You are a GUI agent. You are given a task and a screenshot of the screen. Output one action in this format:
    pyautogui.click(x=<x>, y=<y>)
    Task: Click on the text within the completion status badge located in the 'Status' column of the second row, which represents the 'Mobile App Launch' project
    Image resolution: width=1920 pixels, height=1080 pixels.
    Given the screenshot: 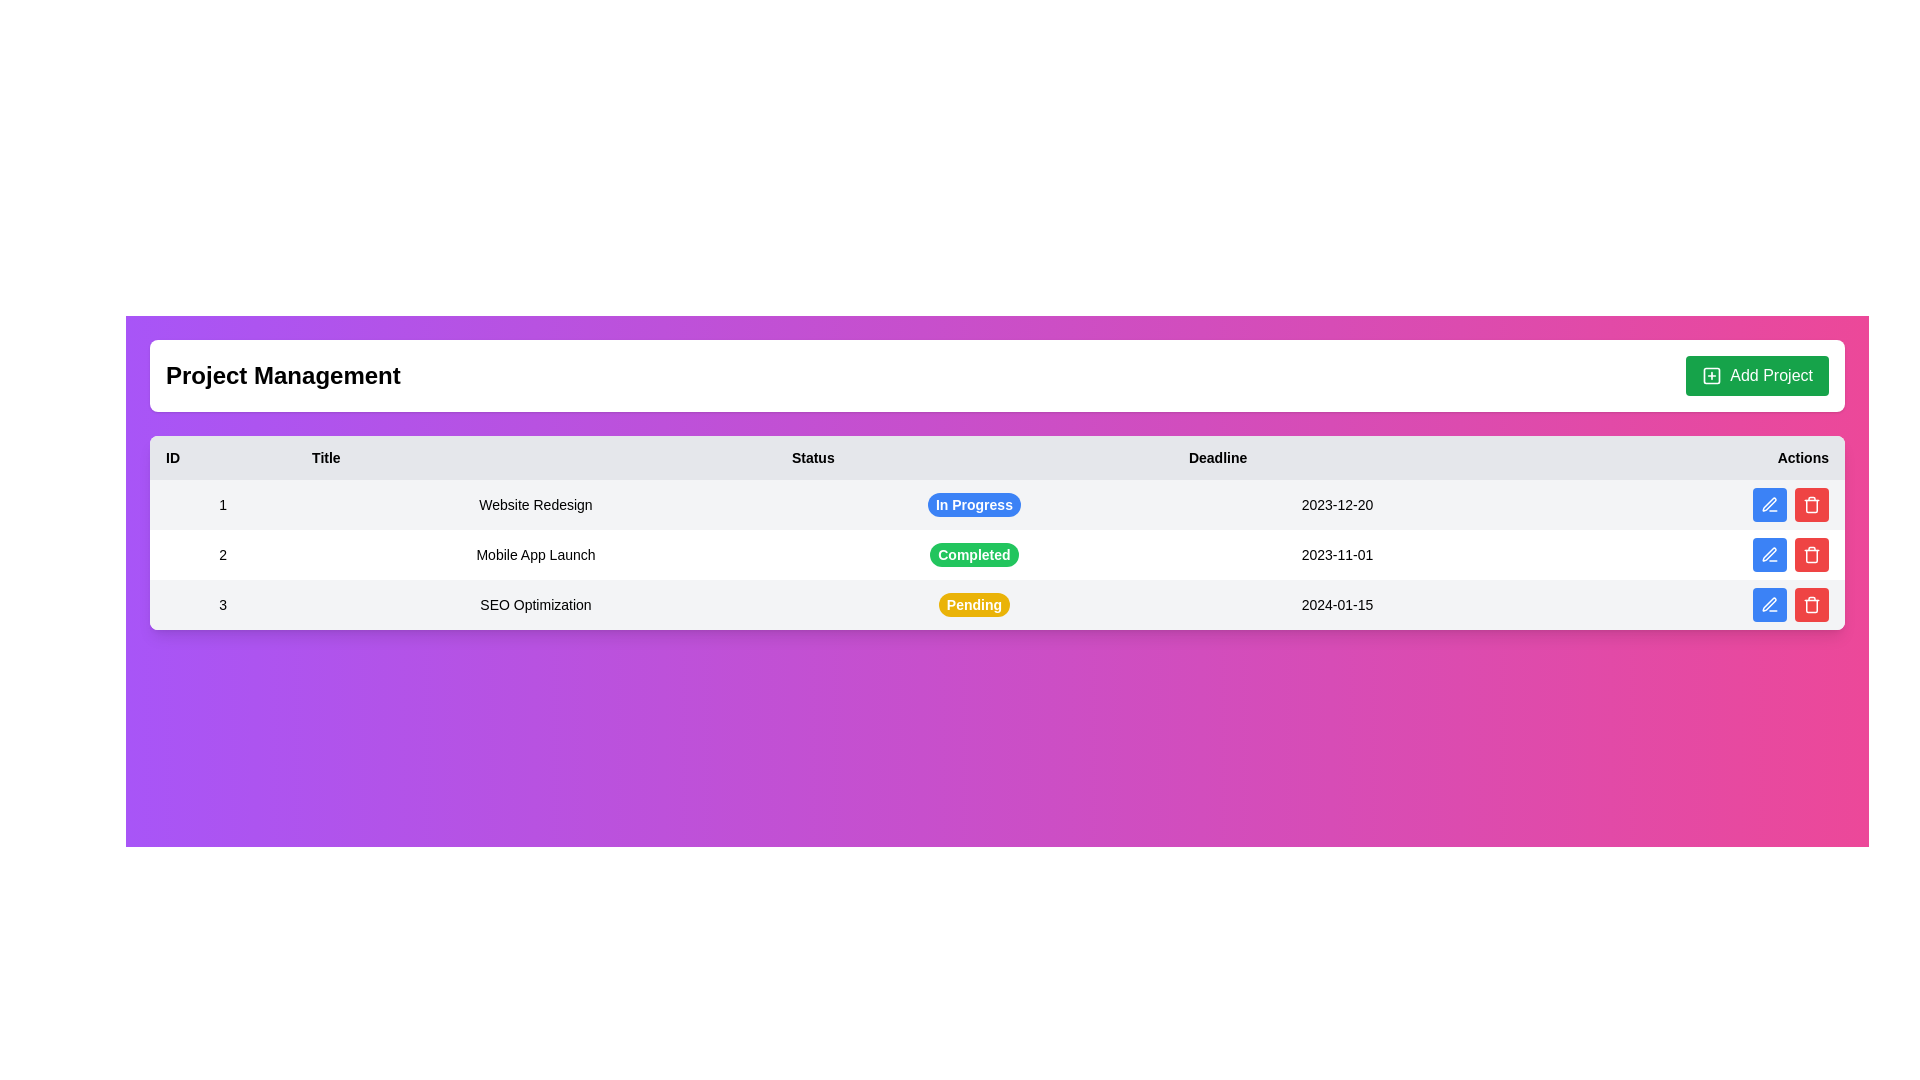 What is the action you would take?
    pyautogui.click(x=974, y=555)
    